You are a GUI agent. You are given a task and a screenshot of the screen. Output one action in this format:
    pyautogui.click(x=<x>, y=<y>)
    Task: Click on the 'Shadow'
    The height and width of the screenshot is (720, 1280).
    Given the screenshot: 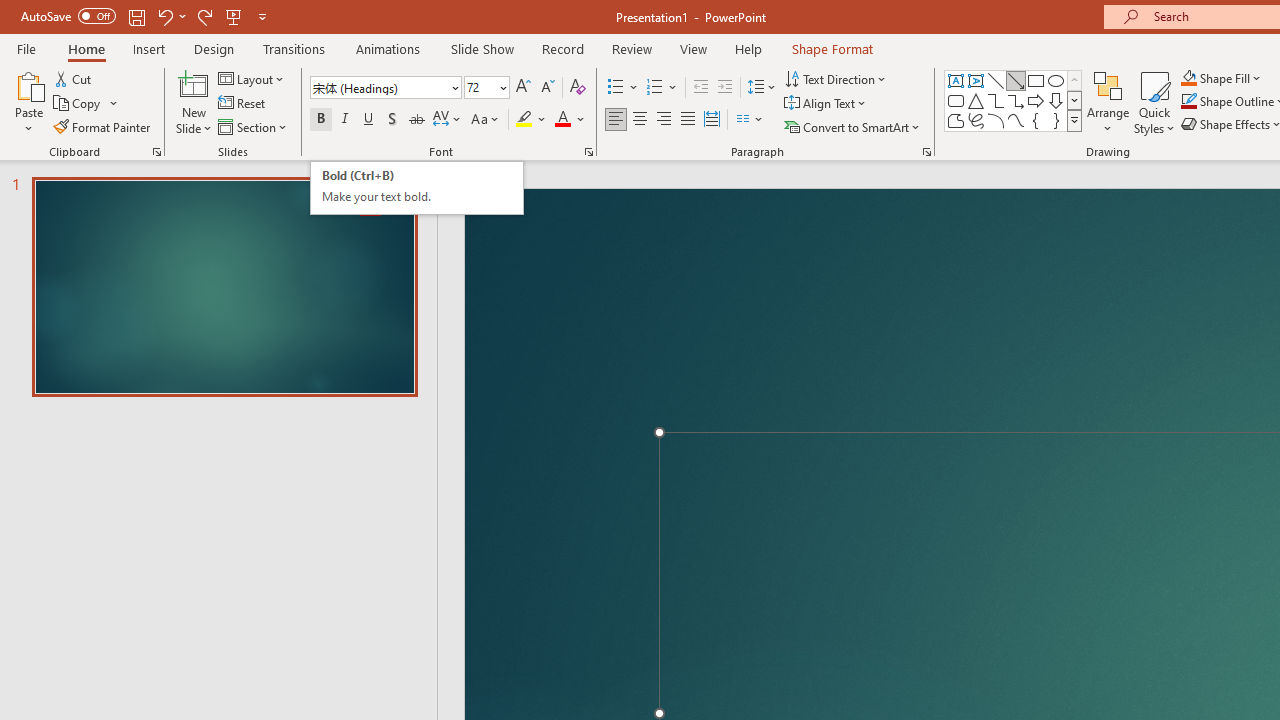 What is the action you would take?
    pyautogui.click(x=392, y=119)
    